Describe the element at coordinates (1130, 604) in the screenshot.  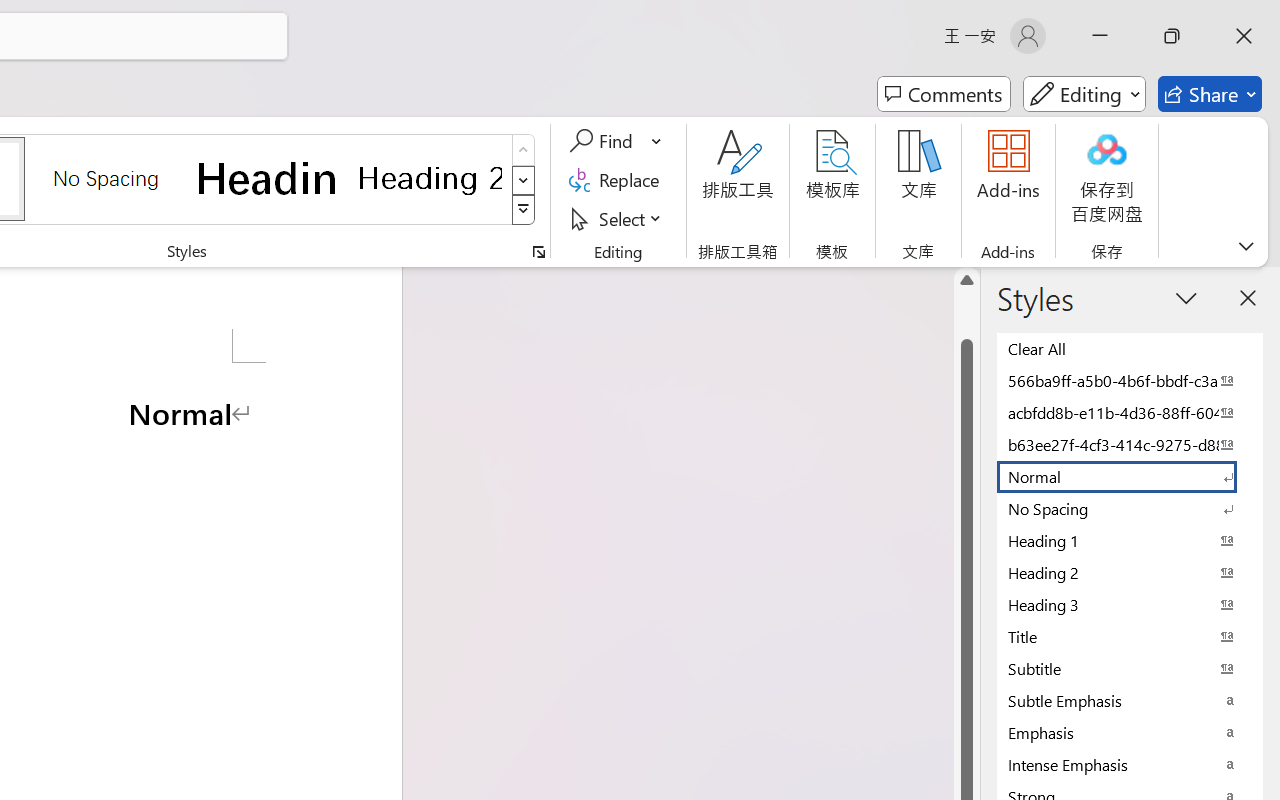
I see `'Heading 3'` at that location.